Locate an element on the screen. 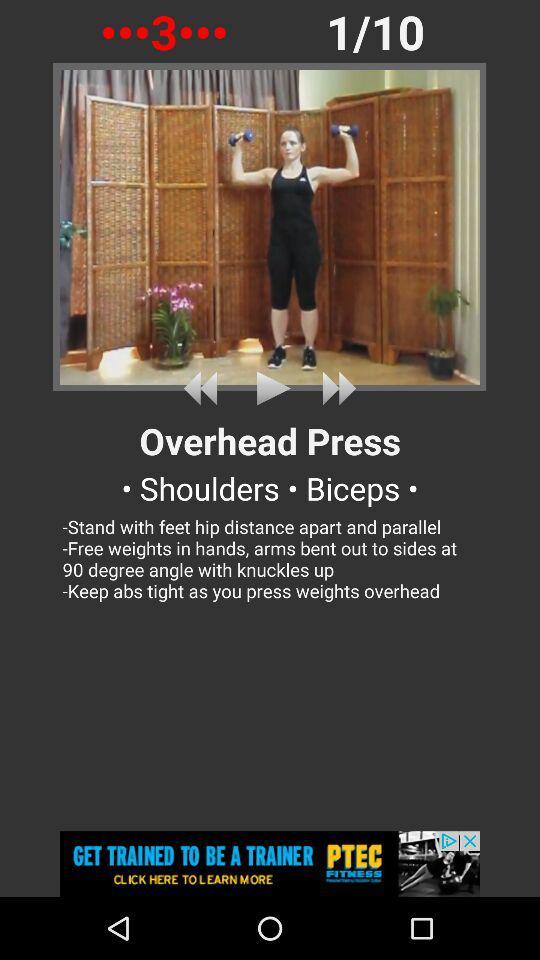 The height and width of the screenshot is (960, 540). click the play option is located at coordinates (270, 387).